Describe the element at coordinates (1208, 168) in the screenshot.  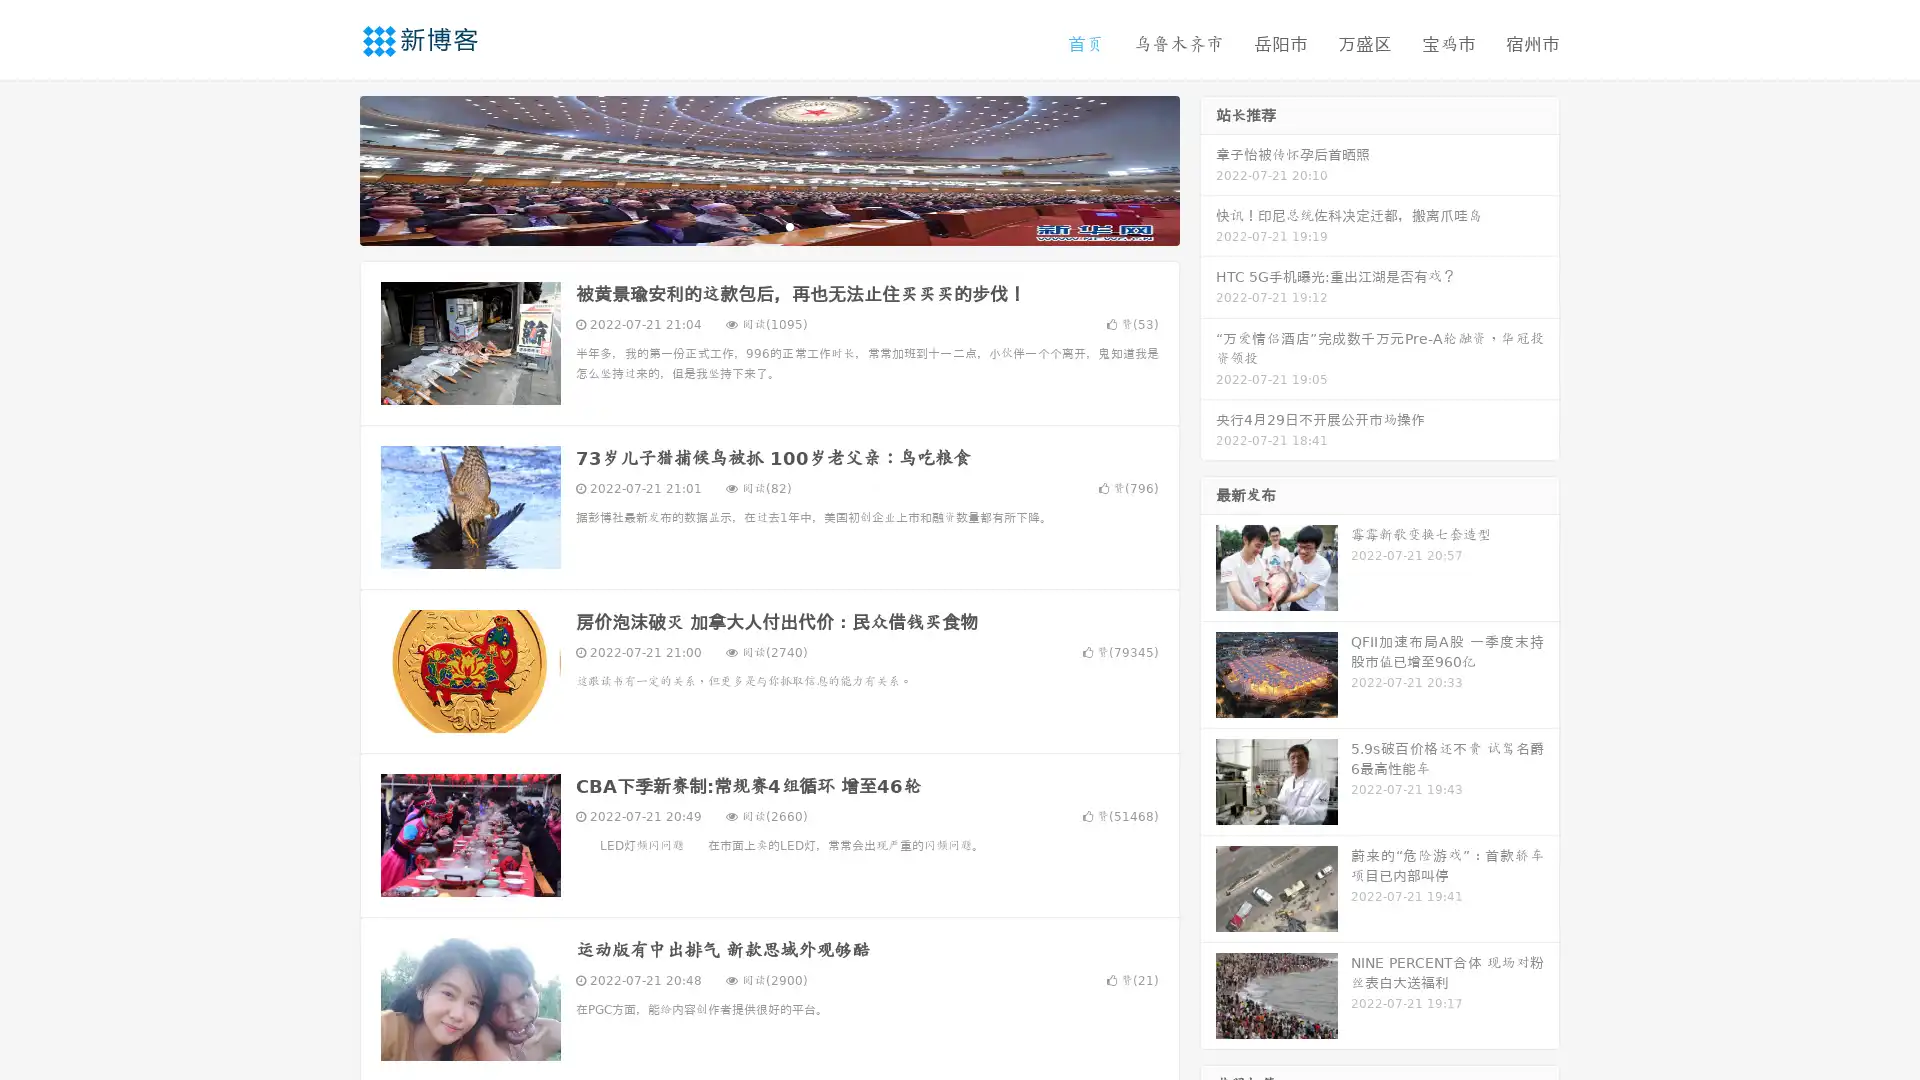
I see `Next slide` at that location.